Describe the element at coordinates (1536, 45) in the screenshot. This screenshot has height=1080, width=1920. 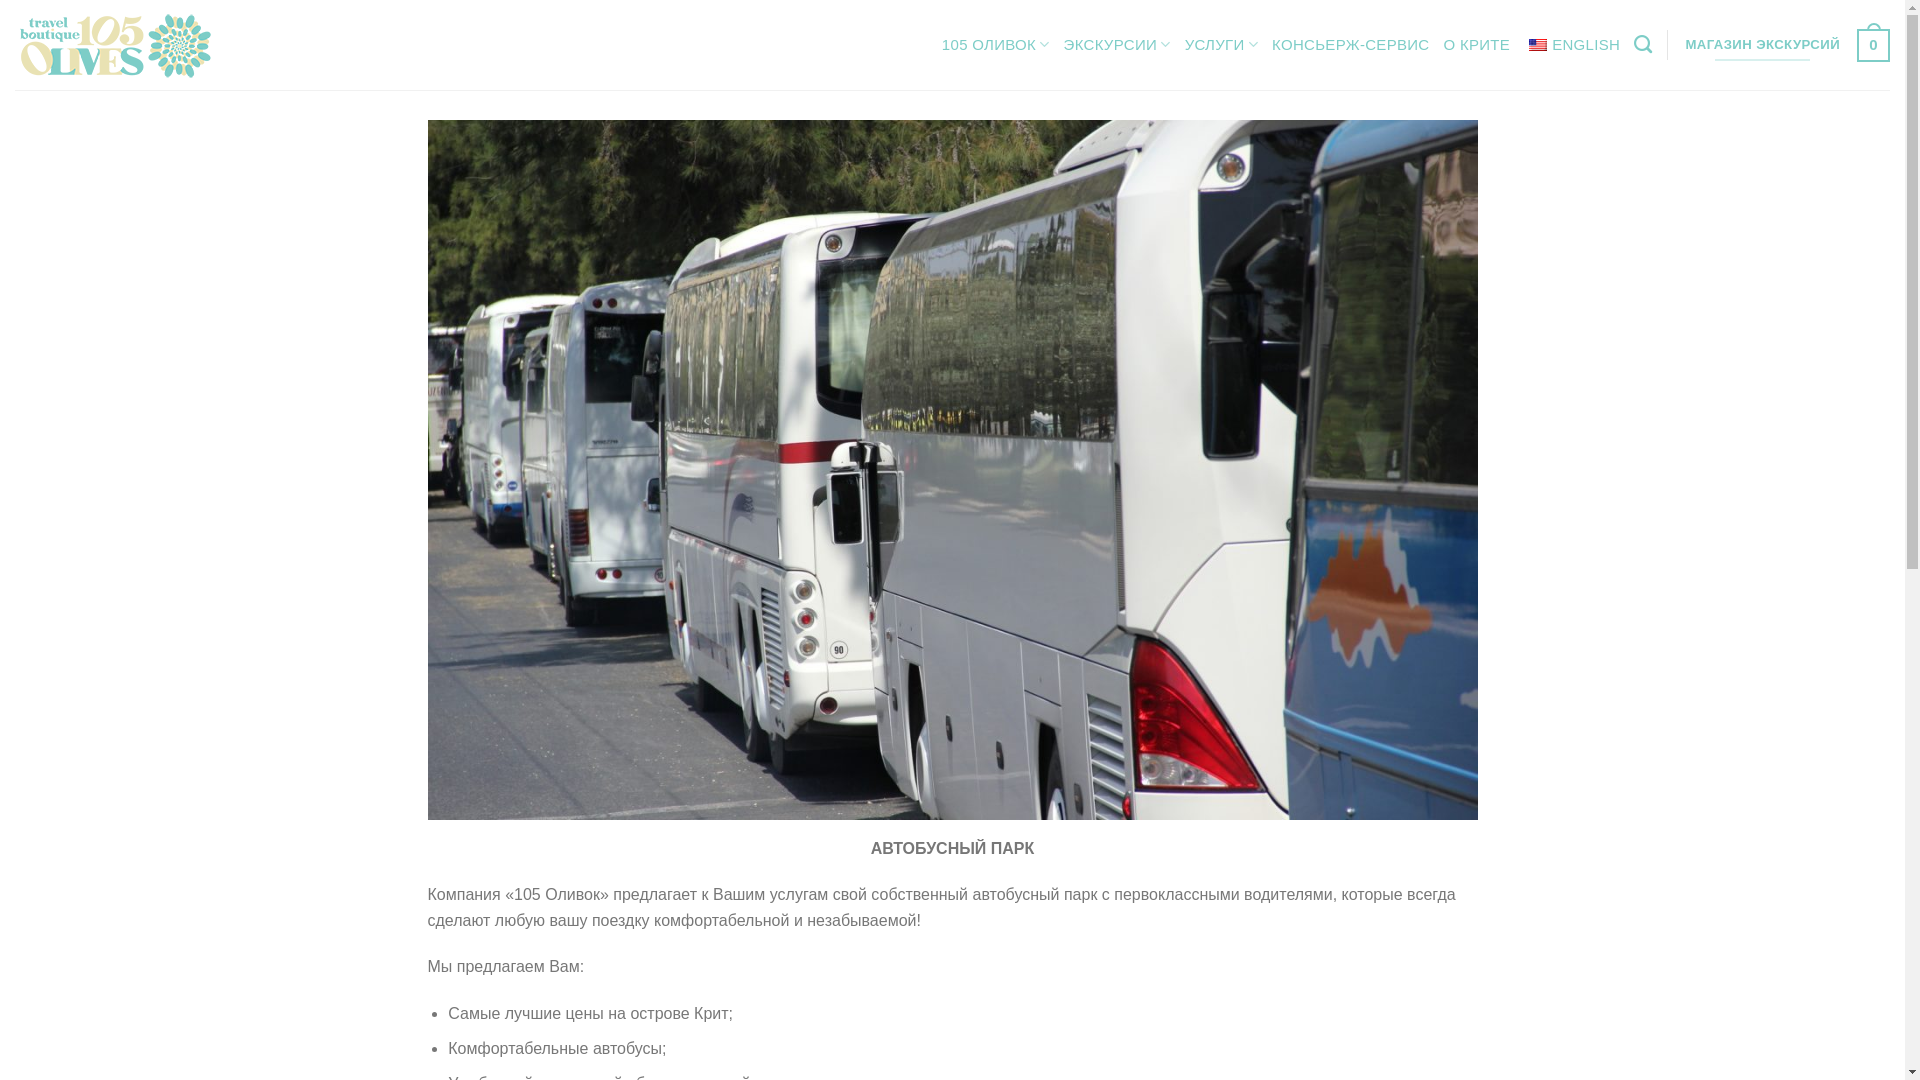
I see `'English'` at that location.